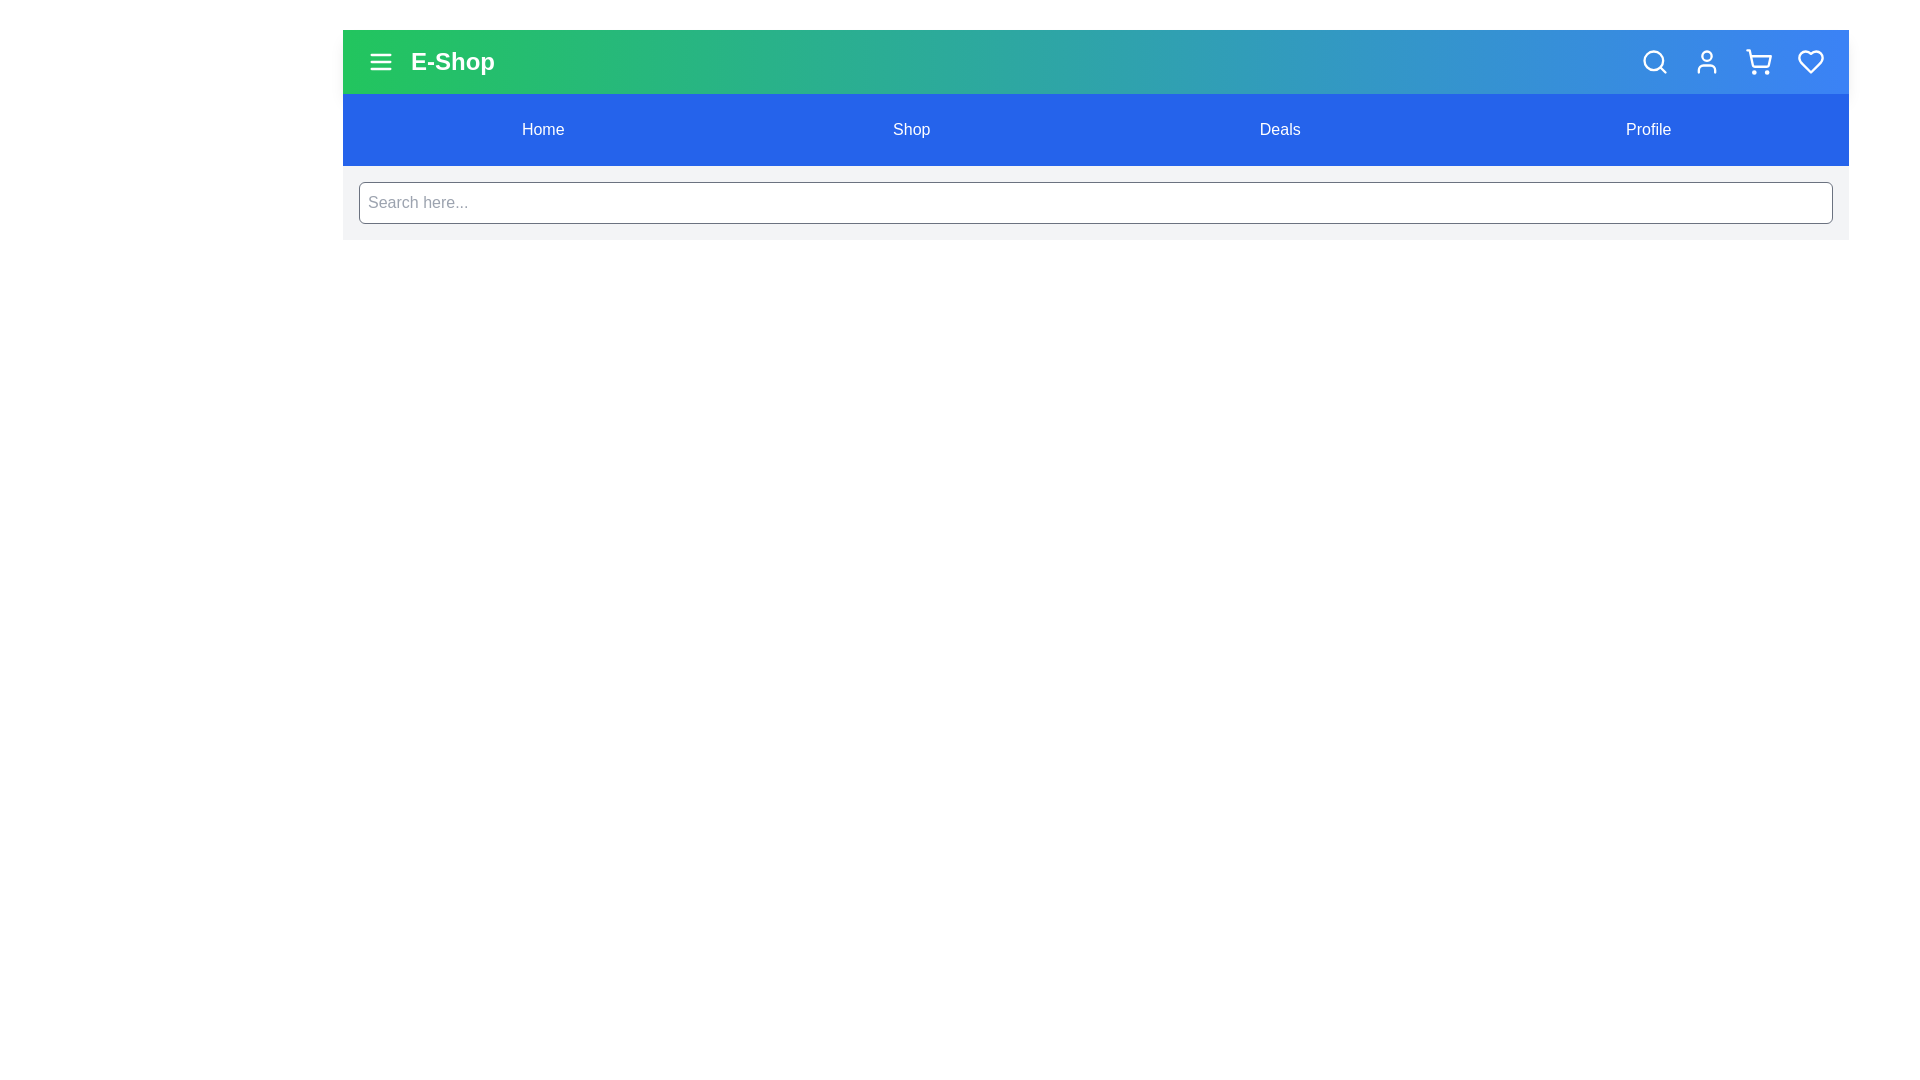  Describe the element at coordinates (542, 130) in the screenshot. I see `the menu option Home to navigate to the respective section` at that location.